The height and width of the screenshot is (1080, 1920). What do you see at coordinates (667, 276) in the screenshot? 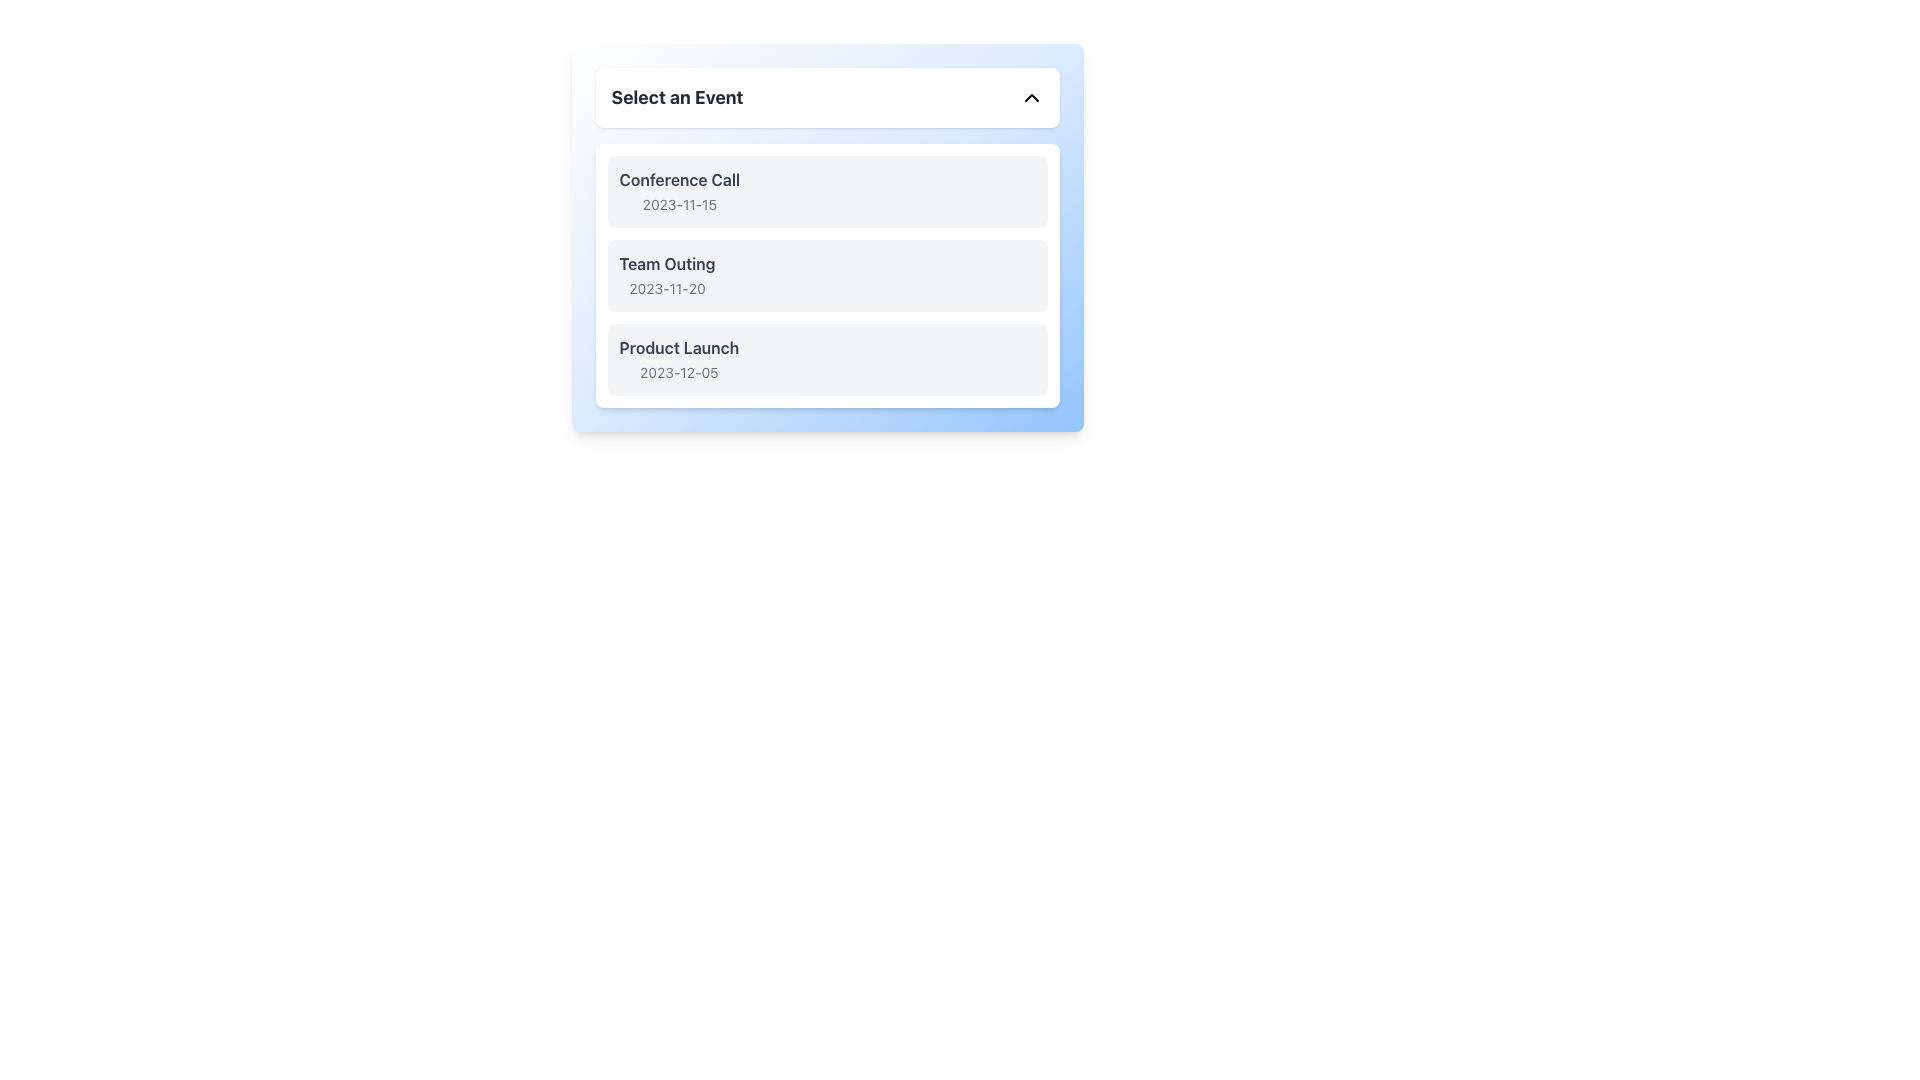
I see `the text details of the 'Team Outing' label, which is styled in bold and contains the date '2023-11-20', positioned in the second row of event entries` at bounding box center [667, 276].